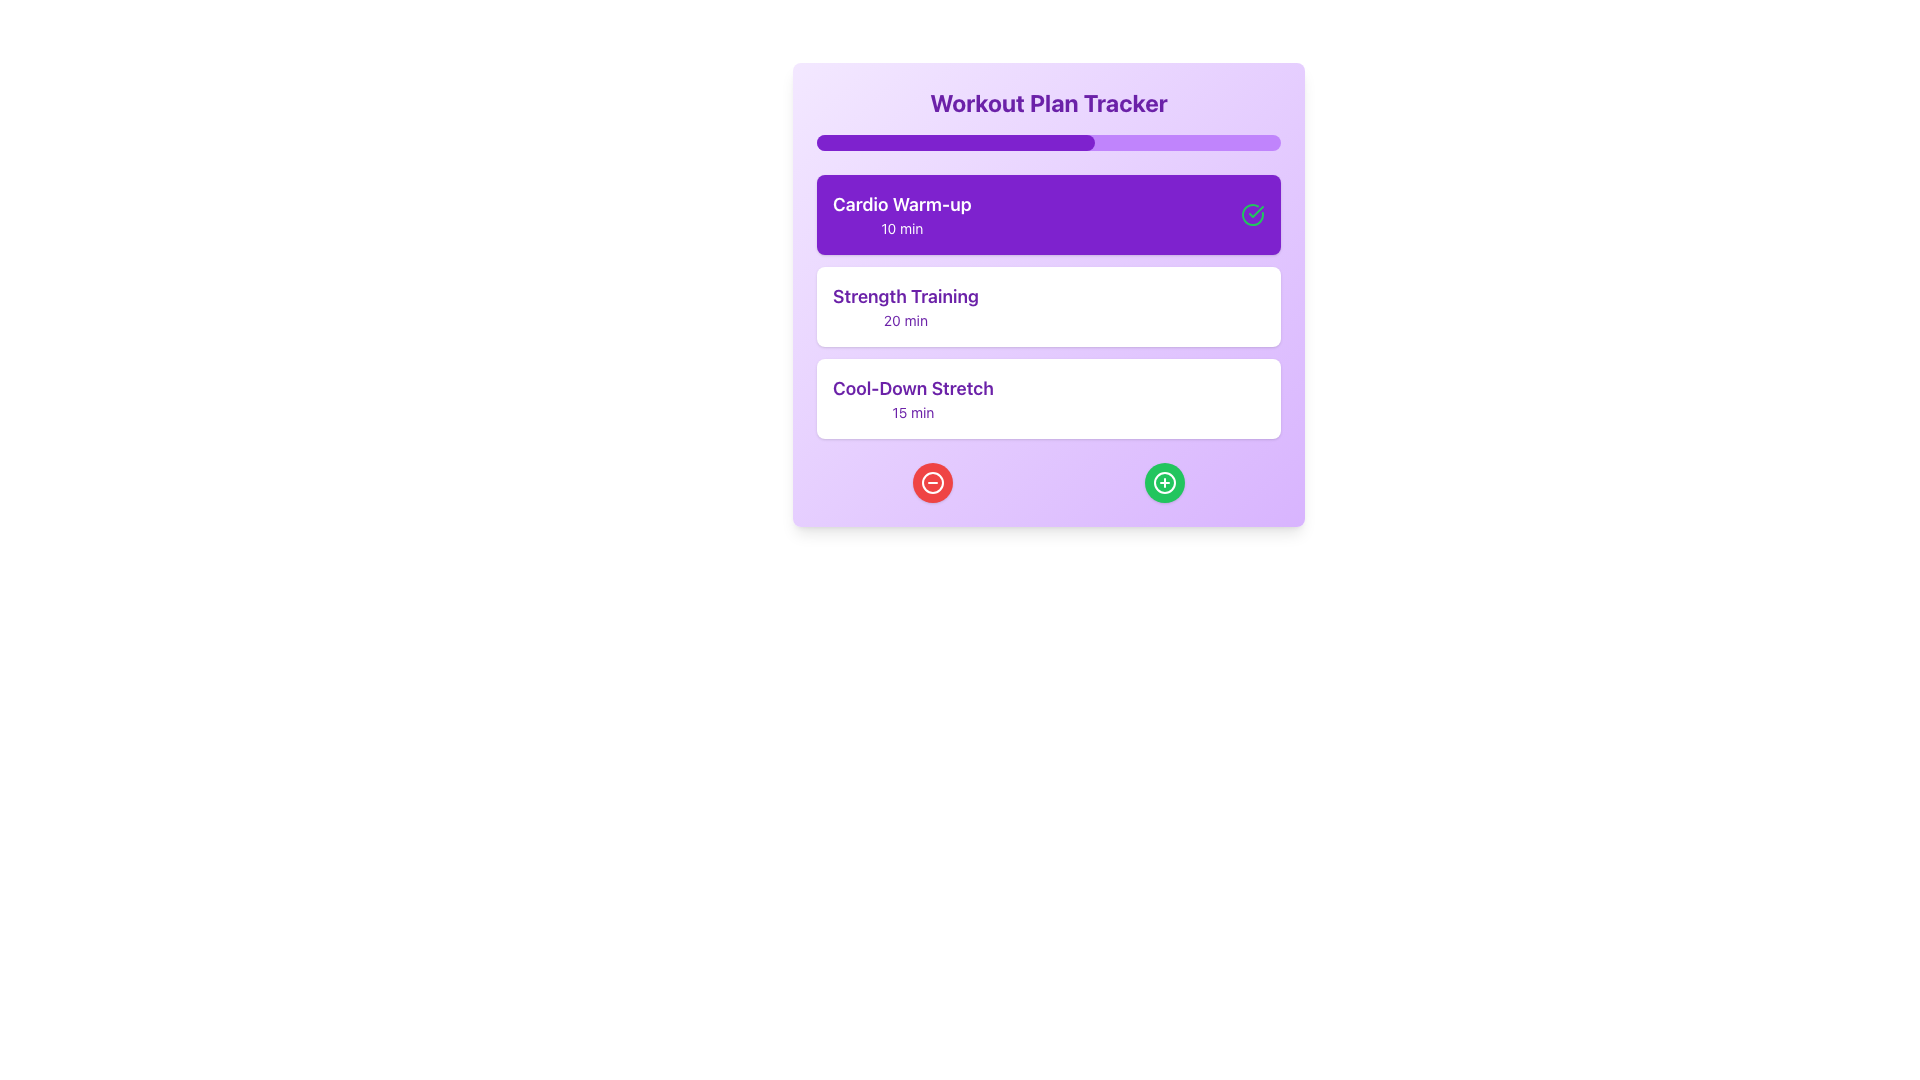 The width and height of the screenshot is (1920, 1080). Describe the element at coordinates (931, 482) in the screenshot. I see `the 'remove' or 'delete' button located towards the bottom center of the interface to trigger tooltip or highlight effects` at that location.